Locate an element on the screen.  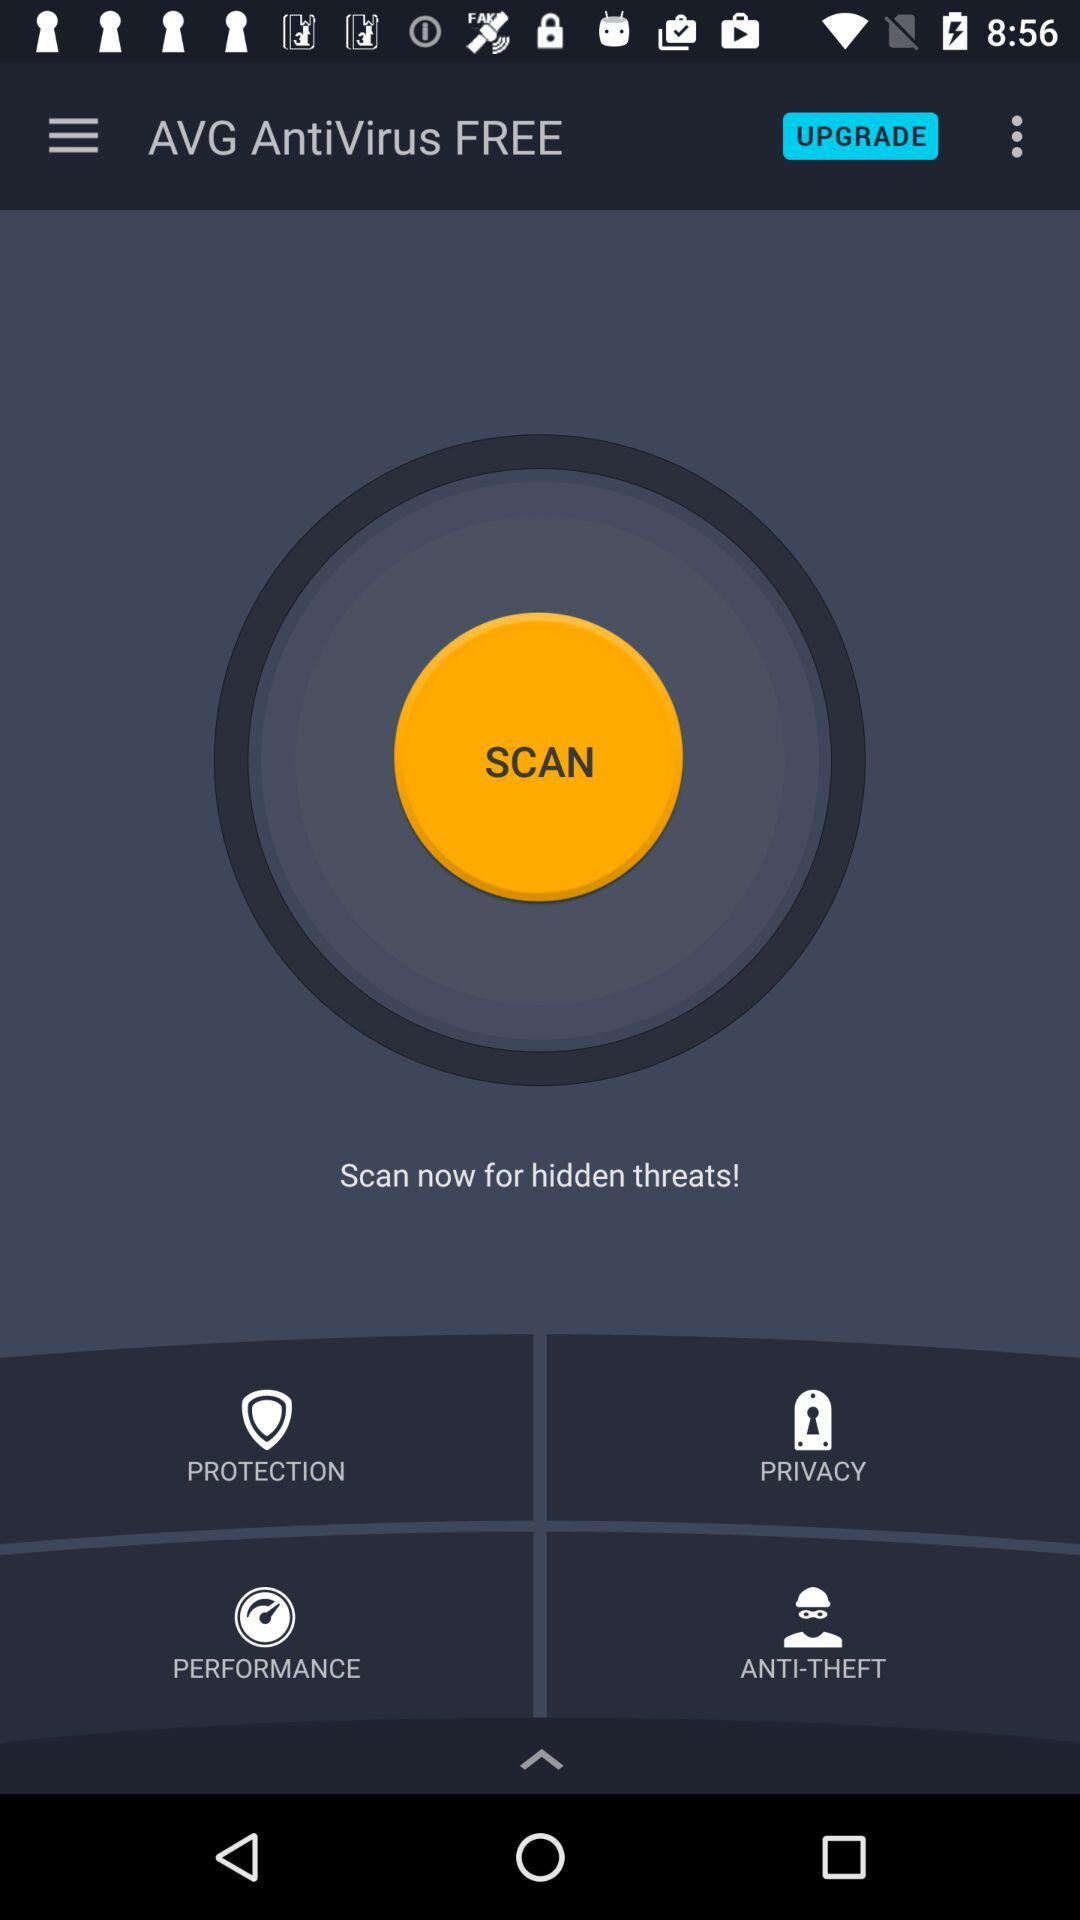
hidden screen is located at coordinates (540, 1753).